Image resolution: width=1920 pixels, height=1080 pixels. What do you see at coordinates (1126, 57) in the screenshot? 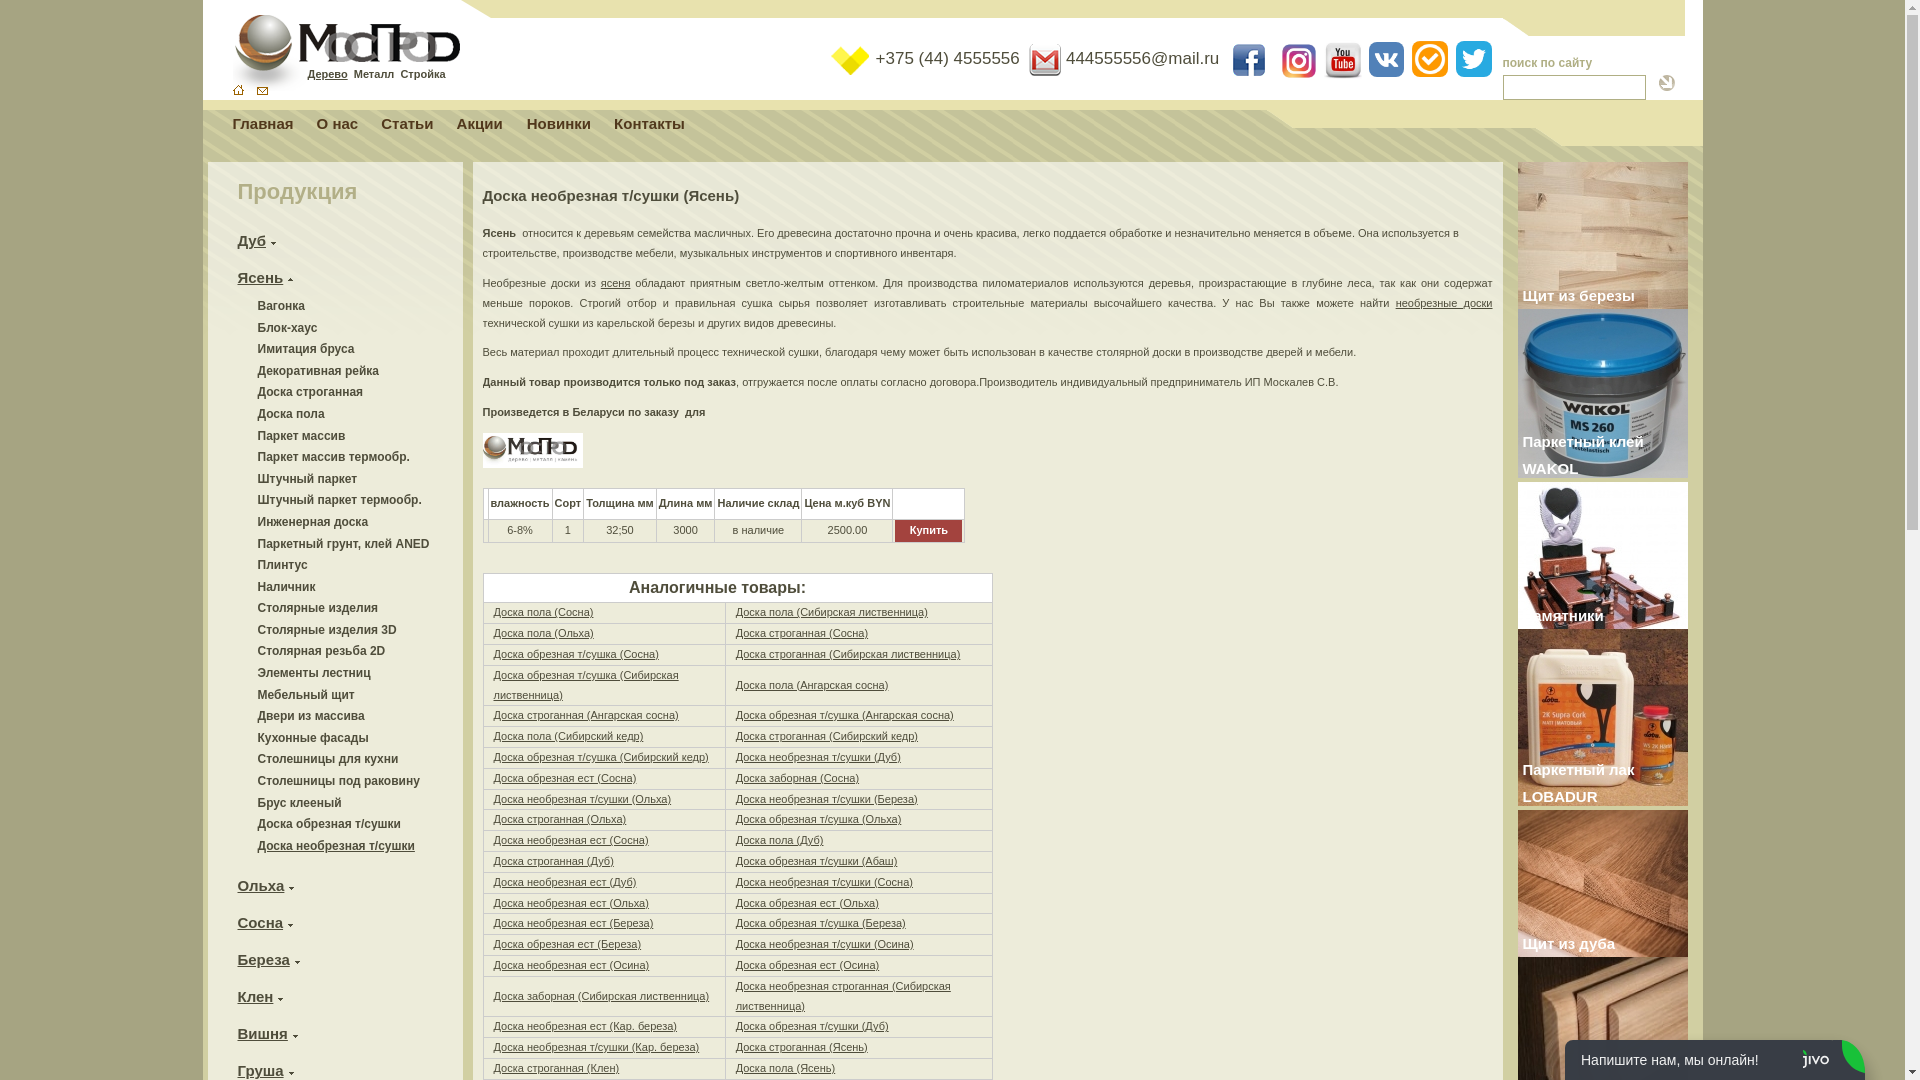
I see `' 444555556@mail.ru'` at bounding box center [1126, 57].